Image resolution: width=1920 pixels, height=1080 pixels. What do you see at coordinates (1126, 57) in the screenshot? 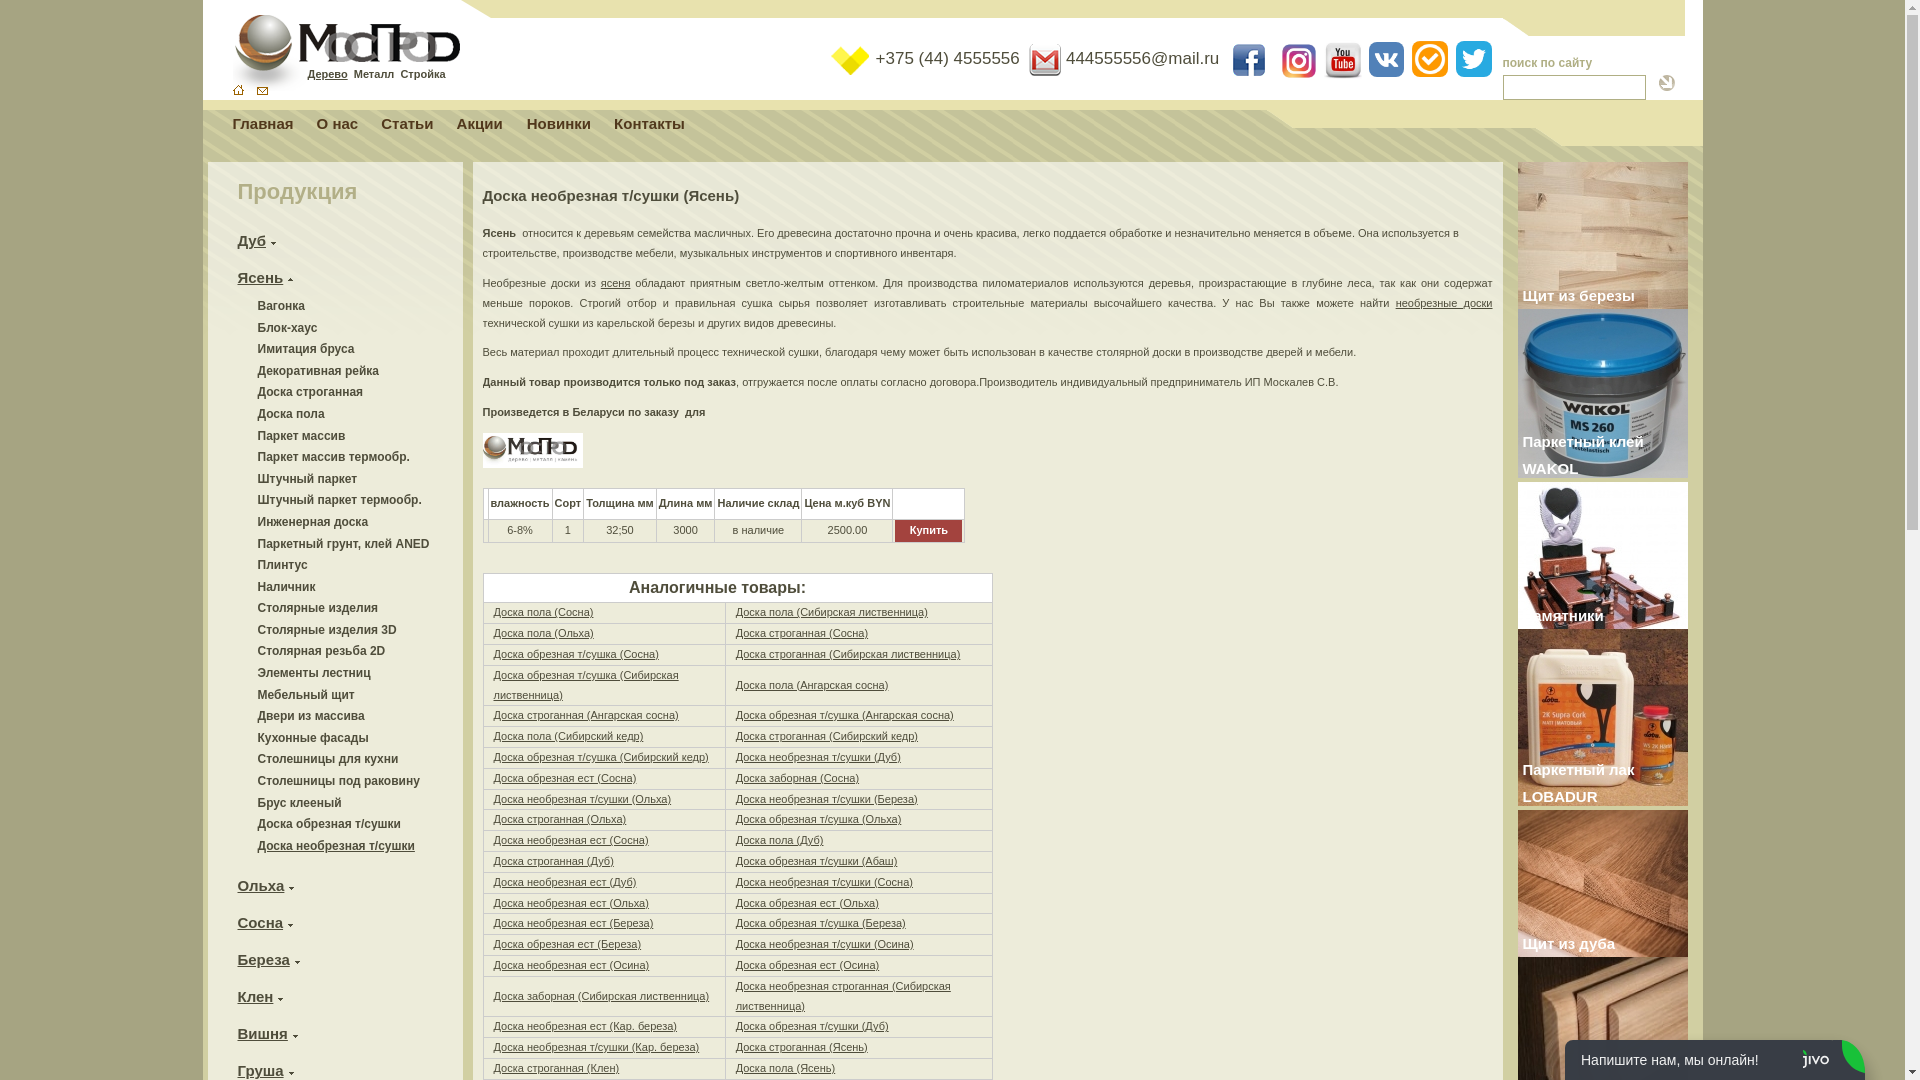
I see `' 444555556@mail.ru'` at bounding box center [1126, 57].